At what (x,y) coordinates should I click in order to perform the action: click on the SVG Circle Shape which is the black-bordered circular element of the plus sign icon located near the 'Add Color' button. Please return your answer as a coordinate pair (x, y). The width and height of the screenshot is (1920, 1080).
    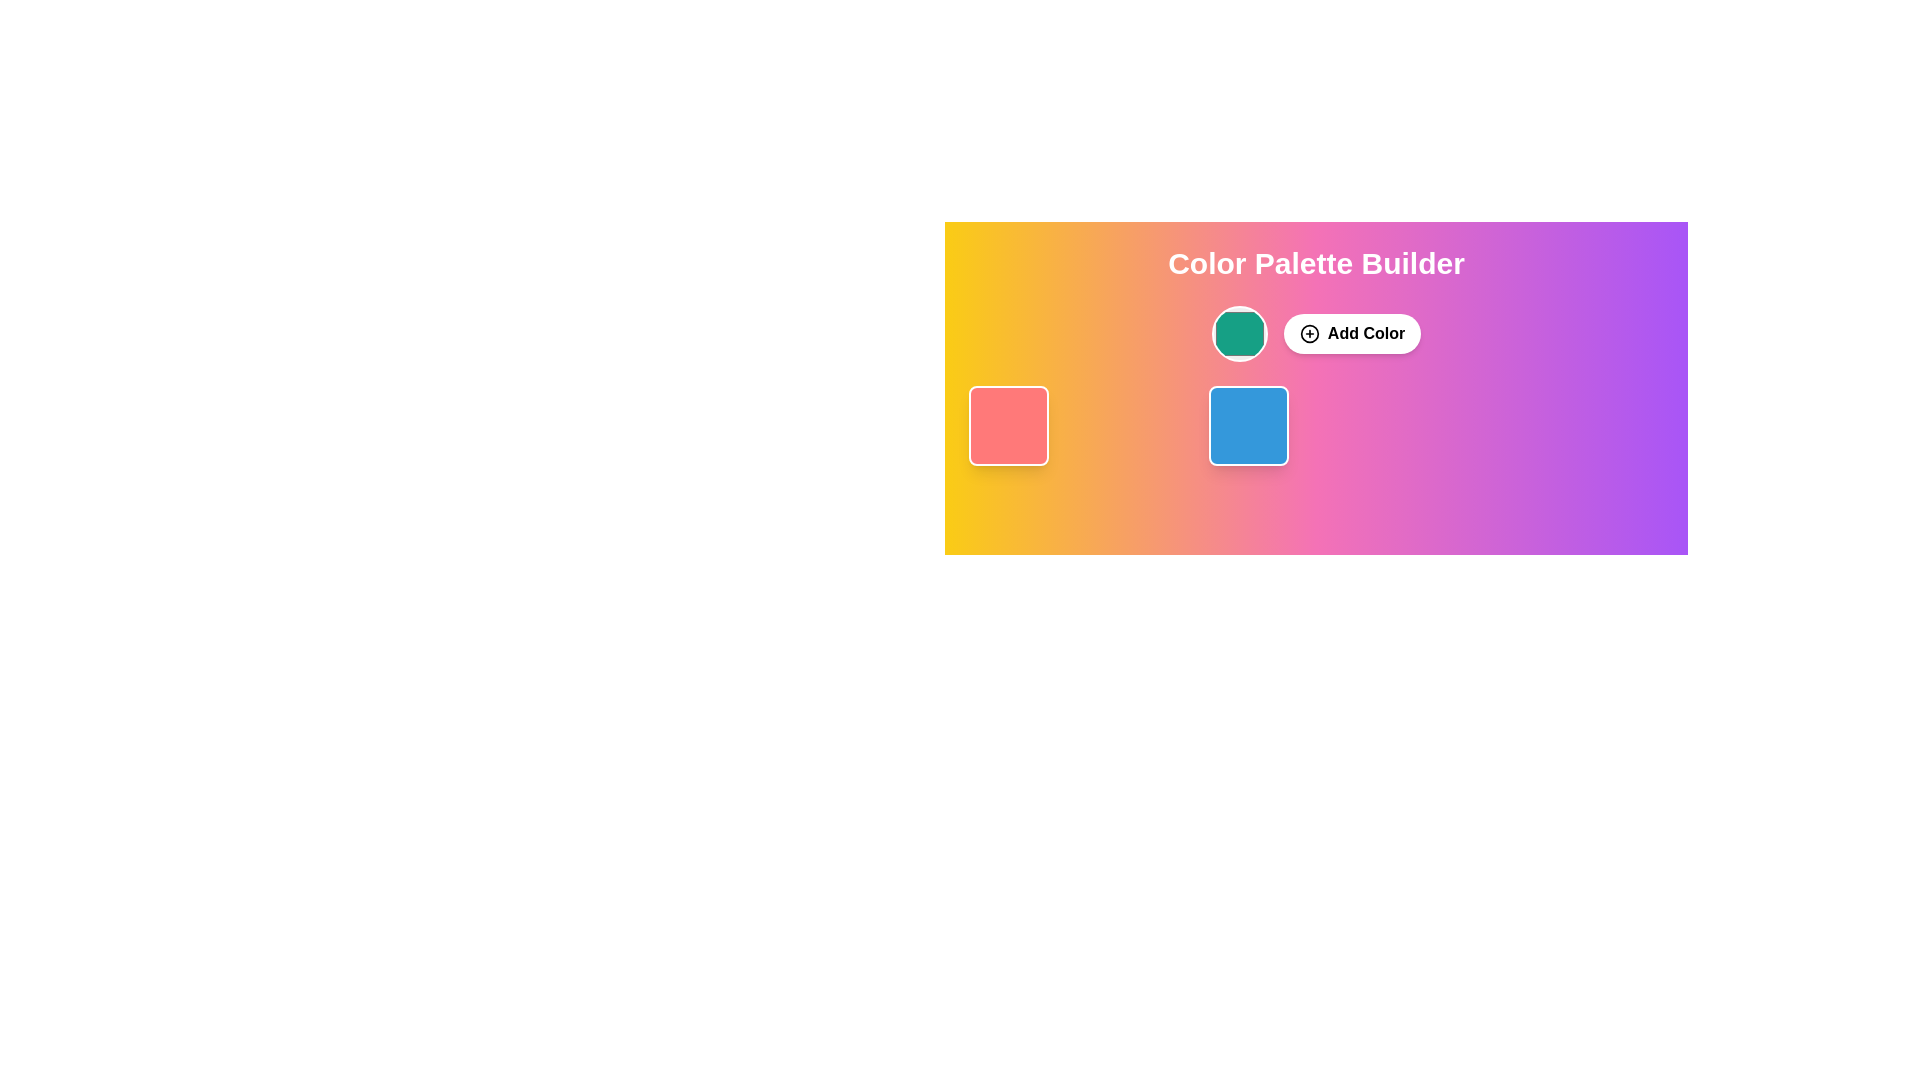
    Looking at the image, I should click on (1309, 333).